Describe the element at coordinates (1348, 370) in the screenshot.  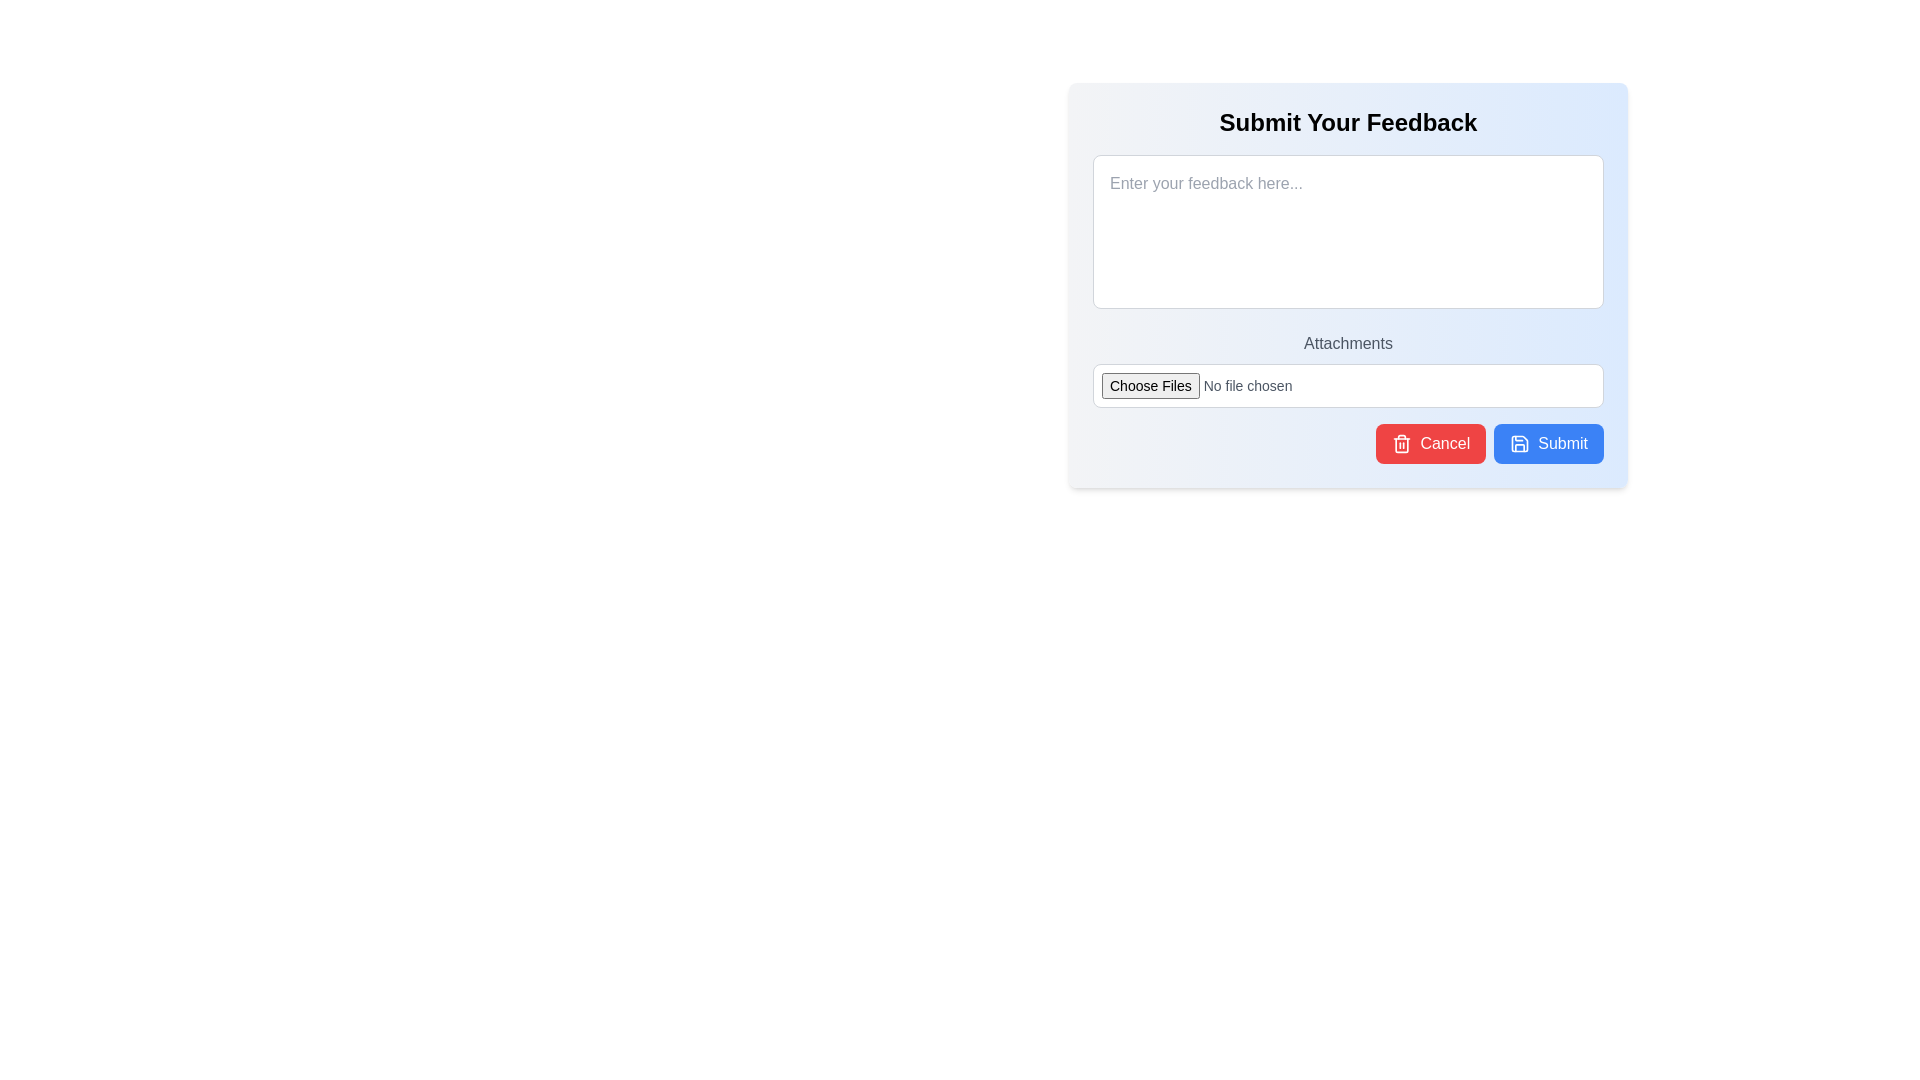
I see `the 'Choose Files' button located within the 'Attachments' file input field` at that location.